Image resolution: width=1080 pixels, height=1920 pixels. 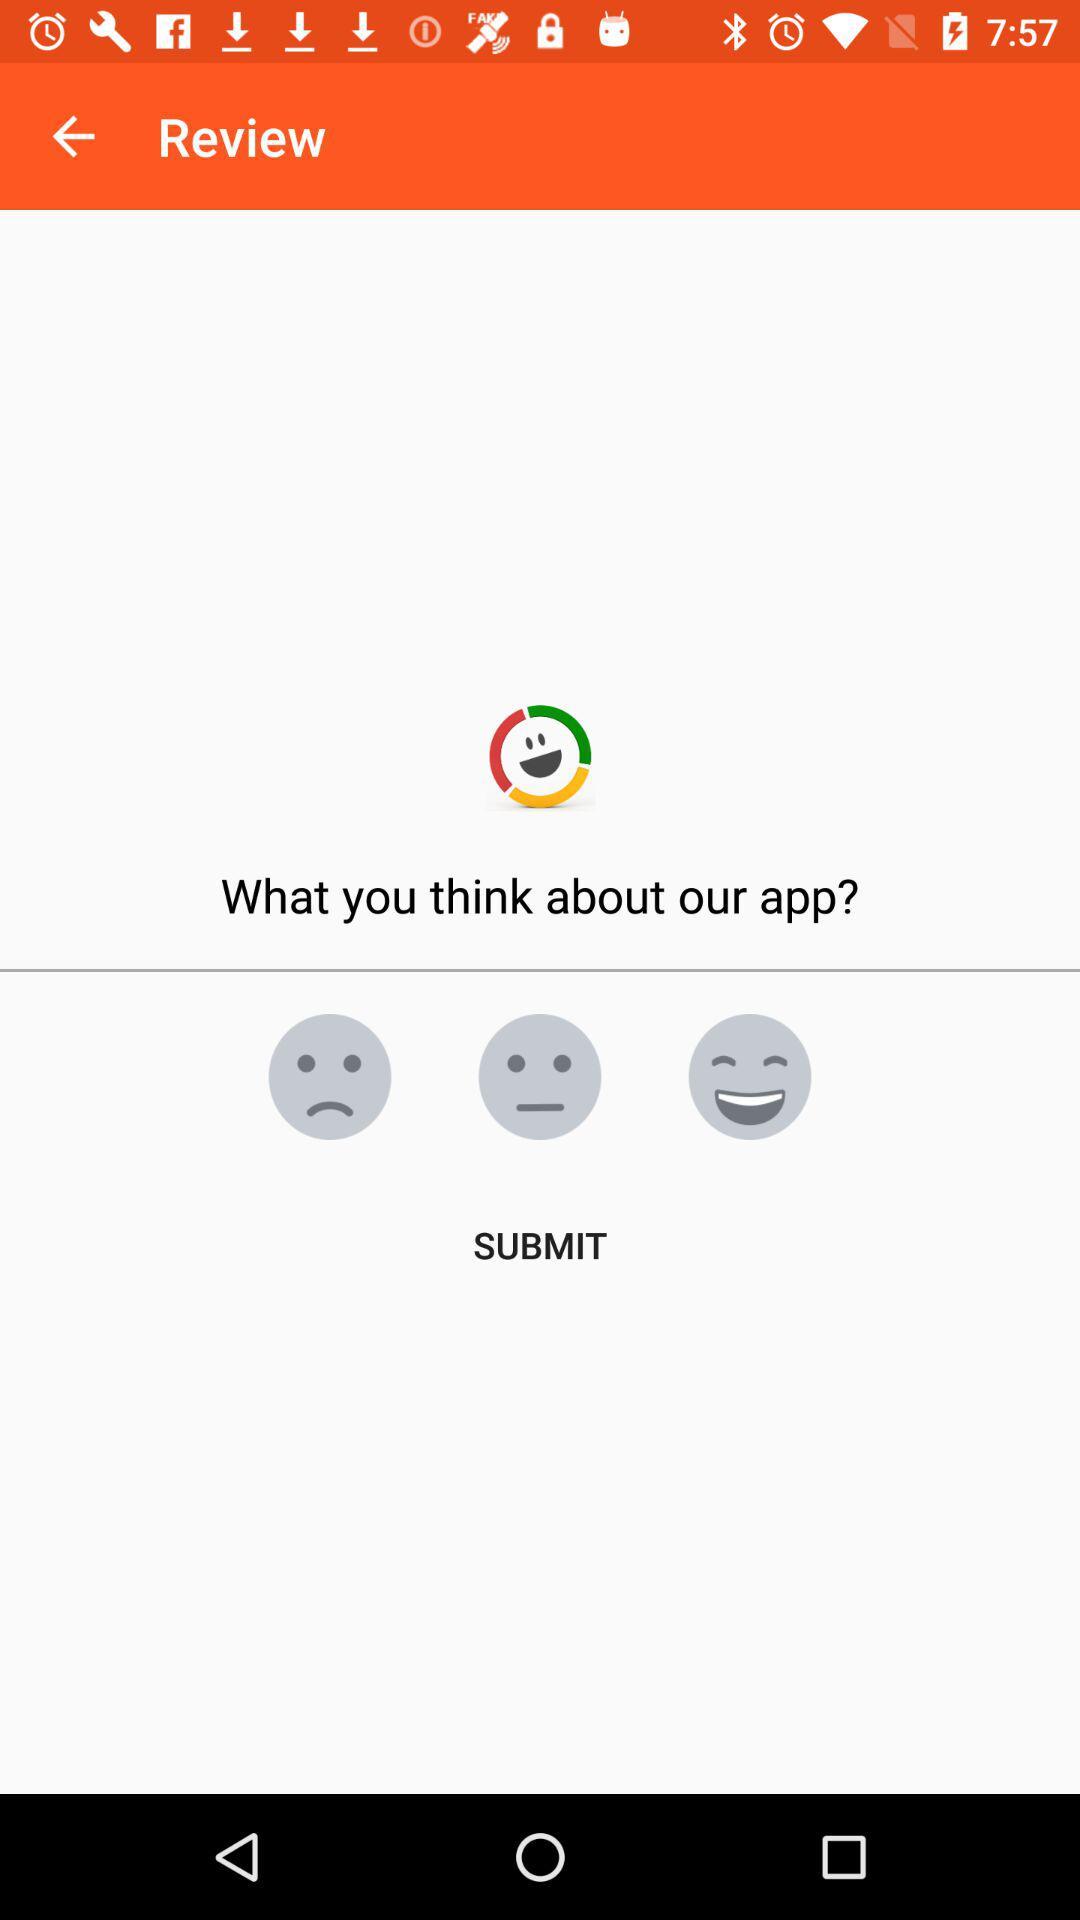 I want to click on leave negative review, so click(x=329, y=1075).